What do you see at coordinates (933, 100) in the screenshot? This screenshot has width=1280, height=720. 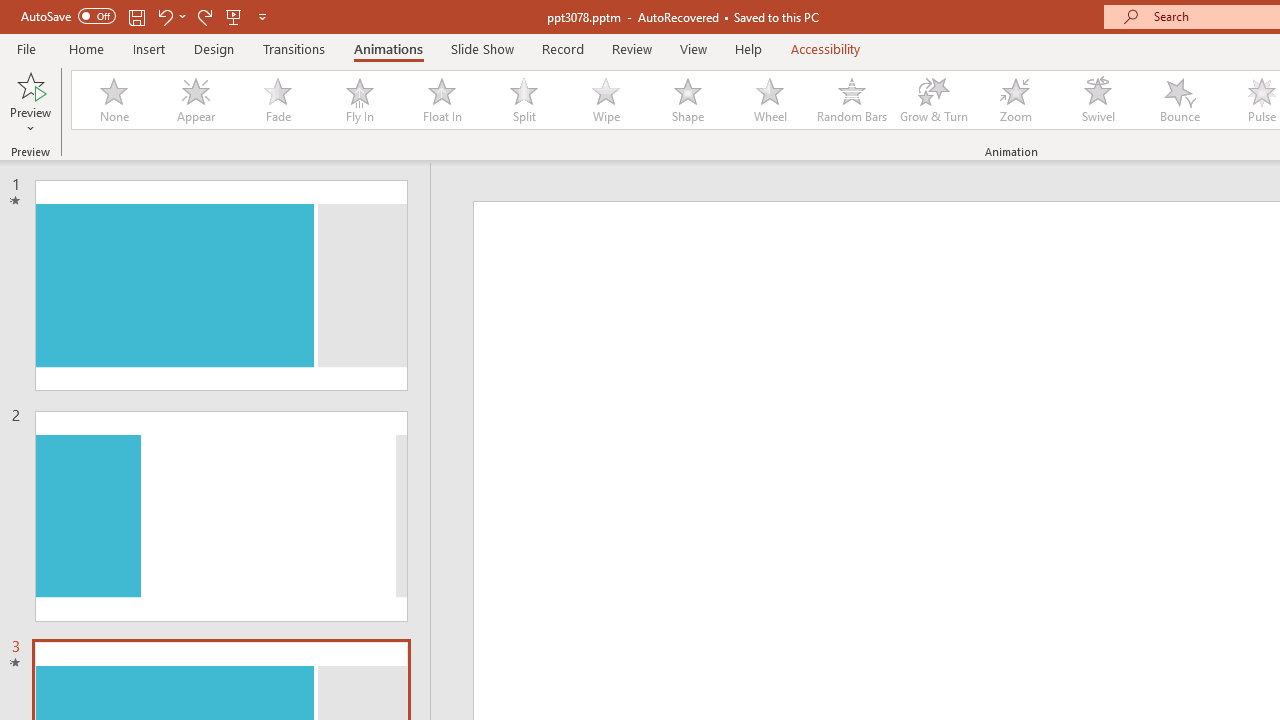 I see `'Grow & Turn'` at bounding box center [933, 100].